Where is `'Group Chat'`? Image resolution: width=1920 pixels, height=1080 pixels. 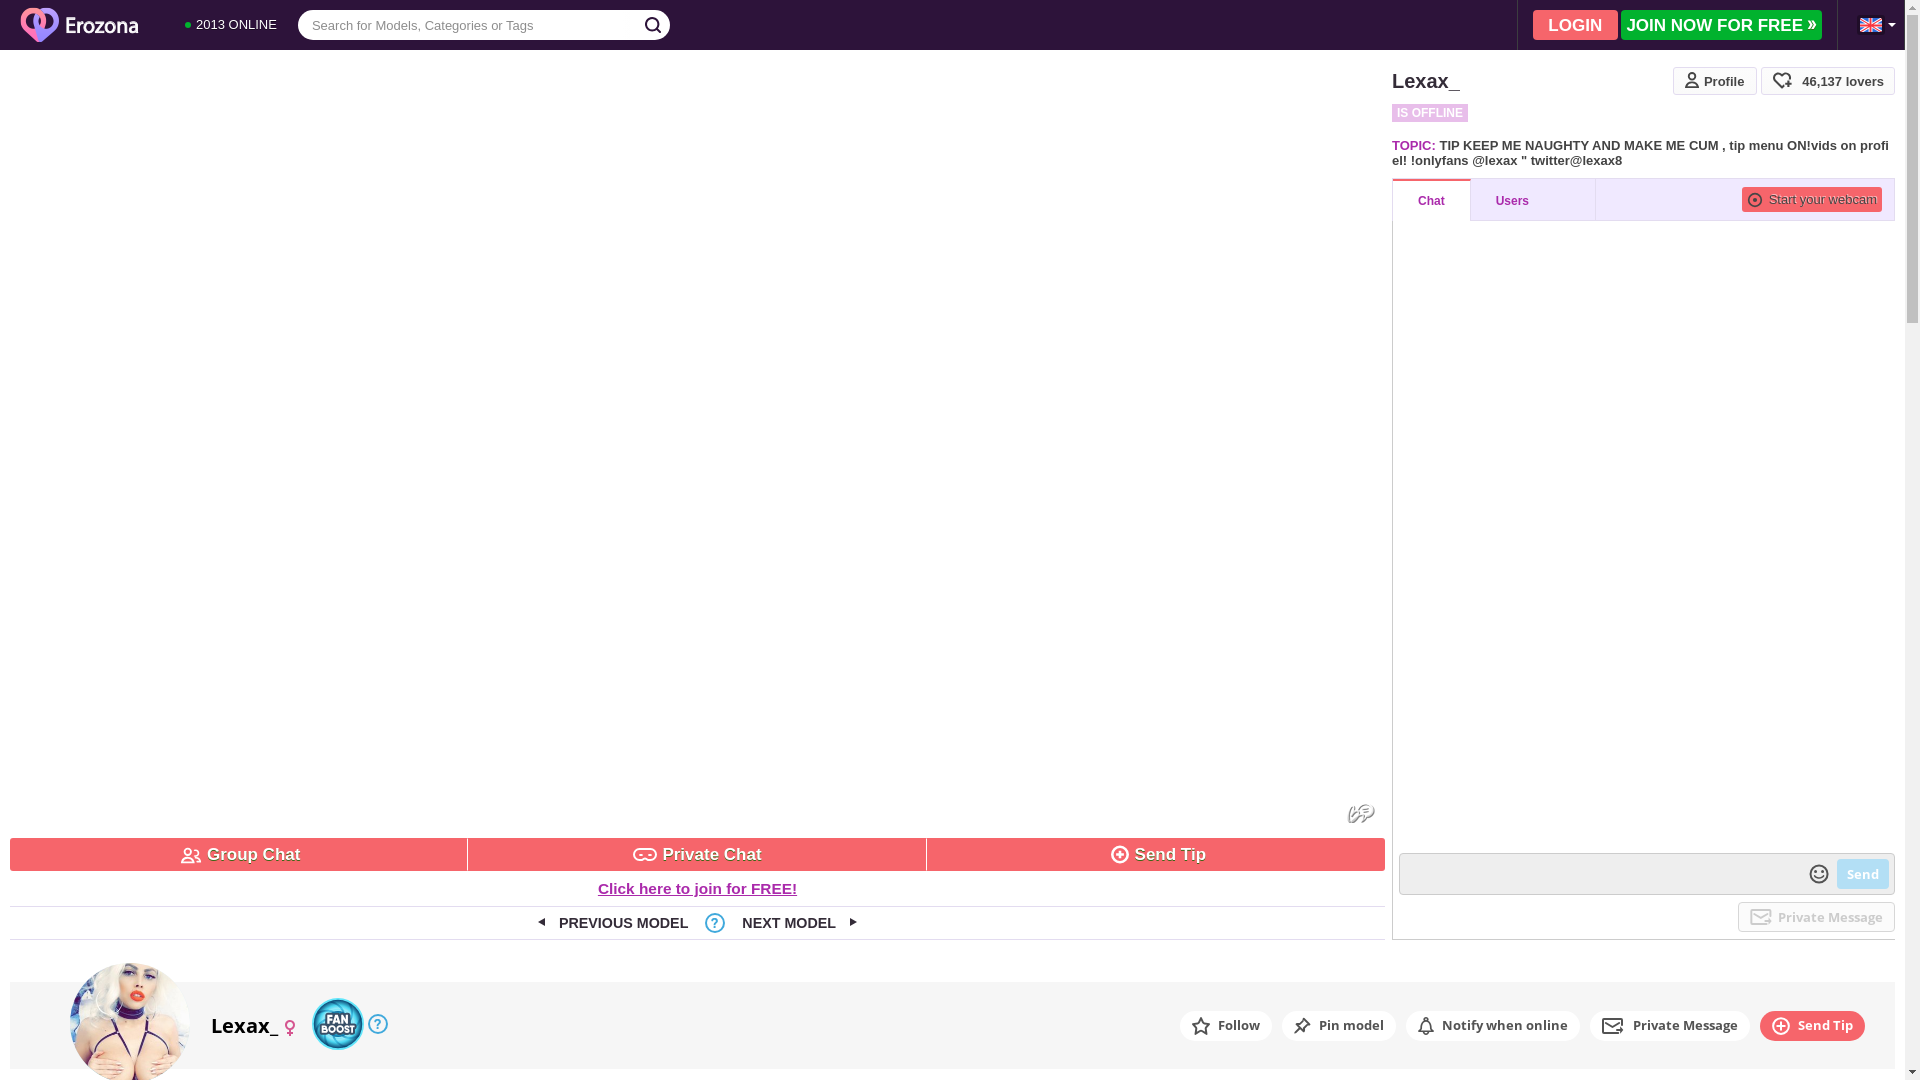
'Group Chat' is located at coordinates (239, 854).